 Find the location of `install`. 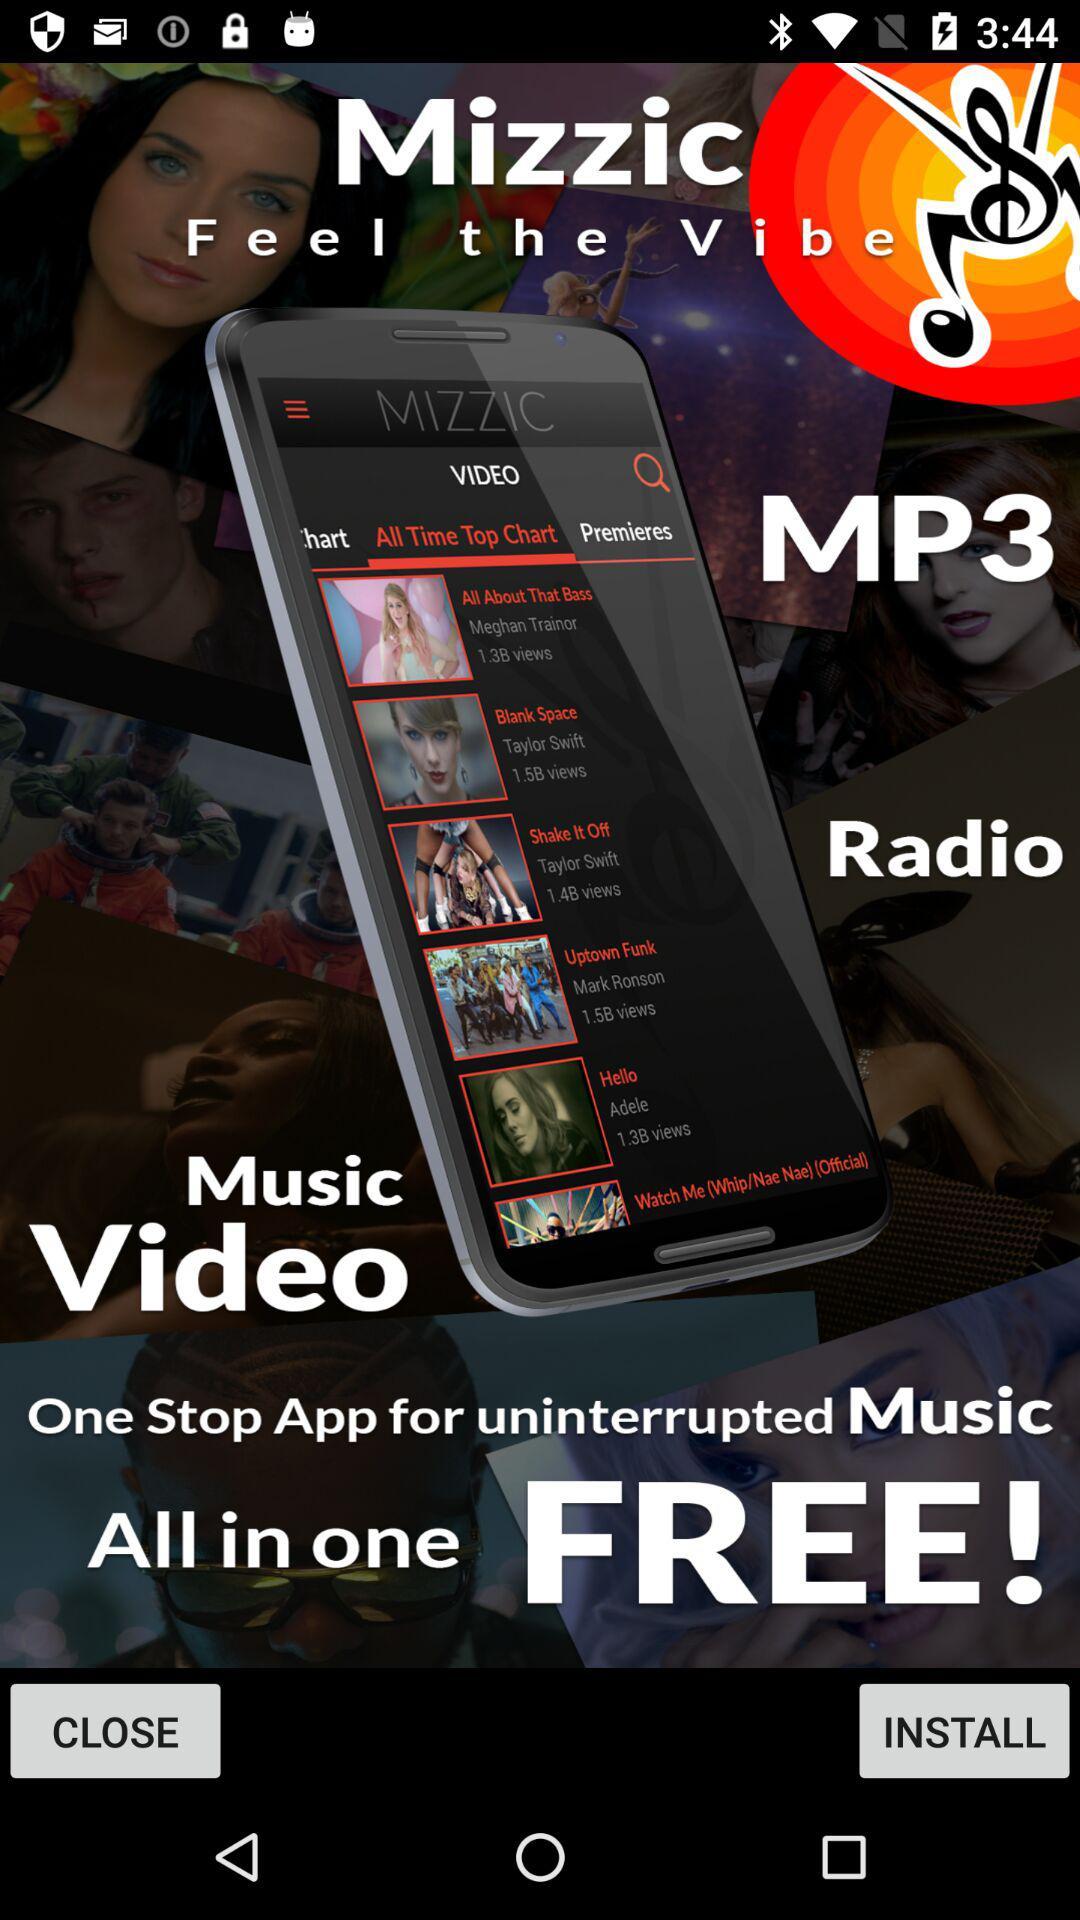

install is located at coordinates (540, 865).